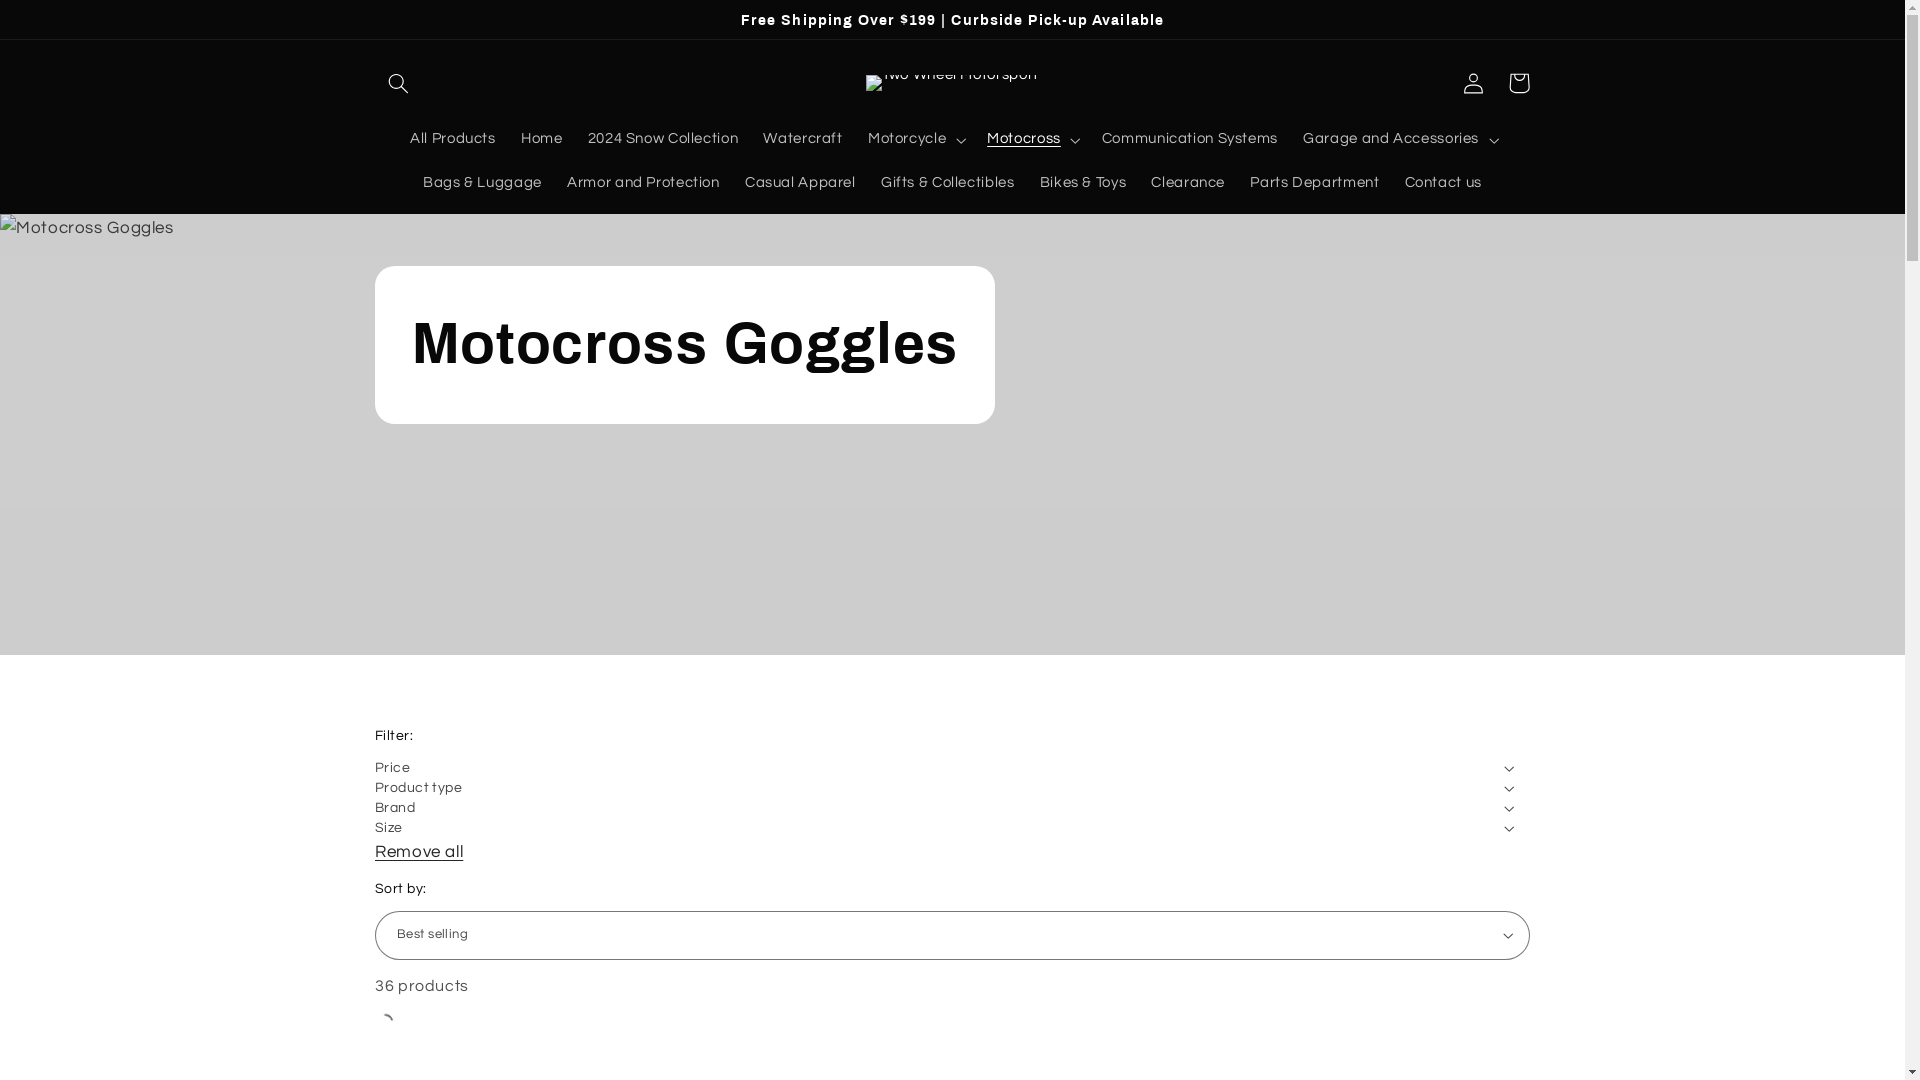 The width and height of the screenshot is (1920, 1080). Describe the element at coordinates (553, 184) in the screenshot. I see `'Armor and Protection'` at that location.